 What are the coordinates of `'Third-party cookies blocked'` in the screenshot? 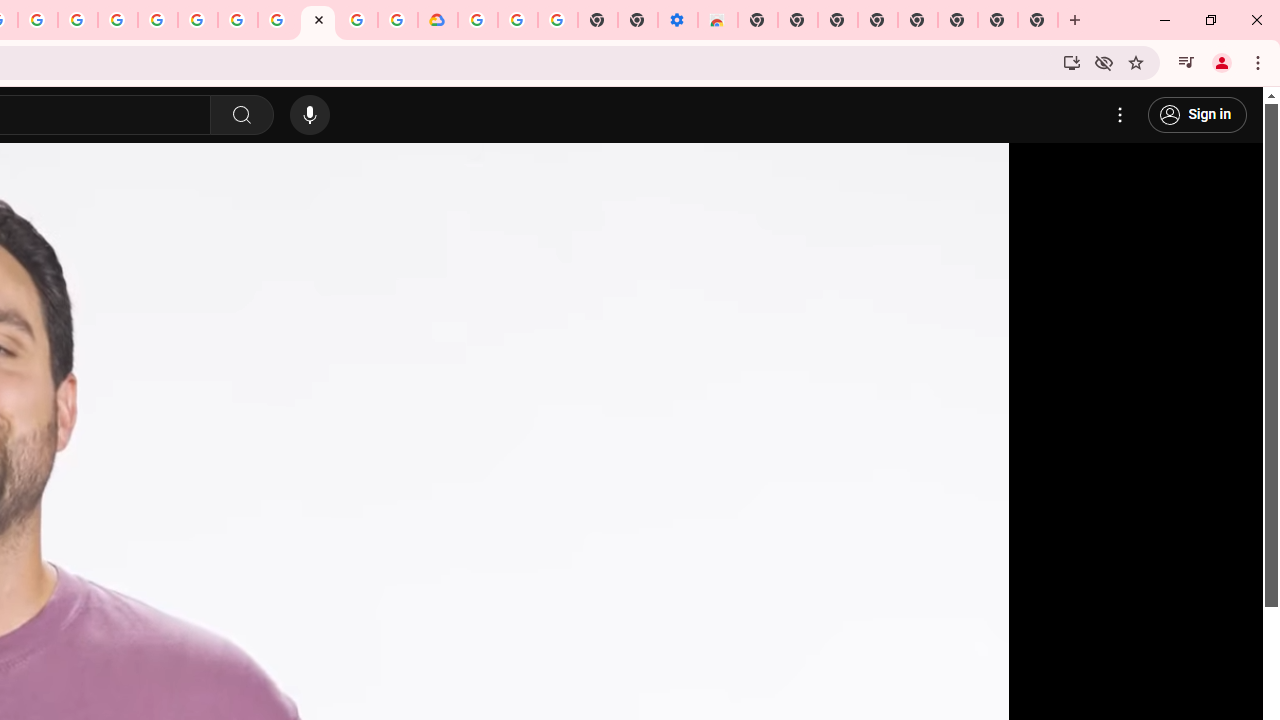 It's located at (1103, 61).